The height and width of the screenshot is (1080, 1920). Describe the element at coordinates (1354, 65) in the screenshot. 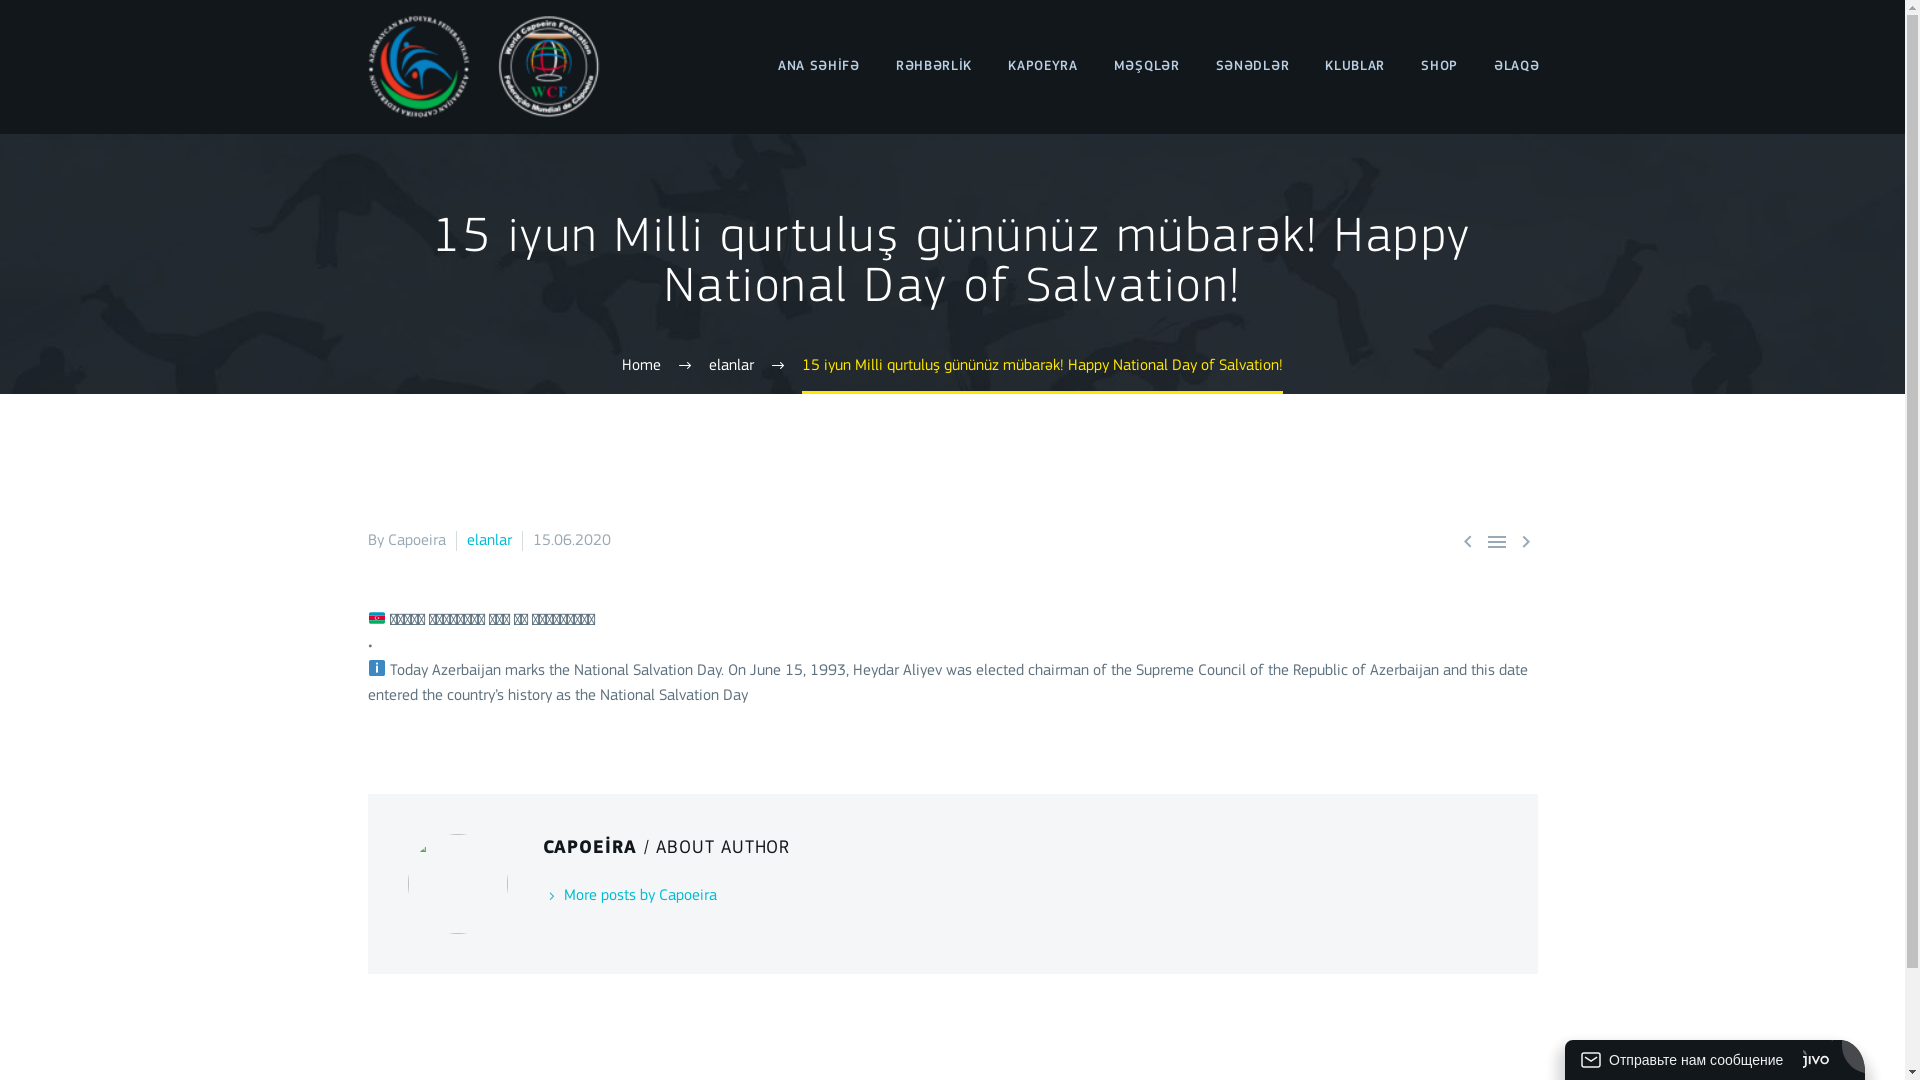

I see `'KLUBLAR'` at that location.